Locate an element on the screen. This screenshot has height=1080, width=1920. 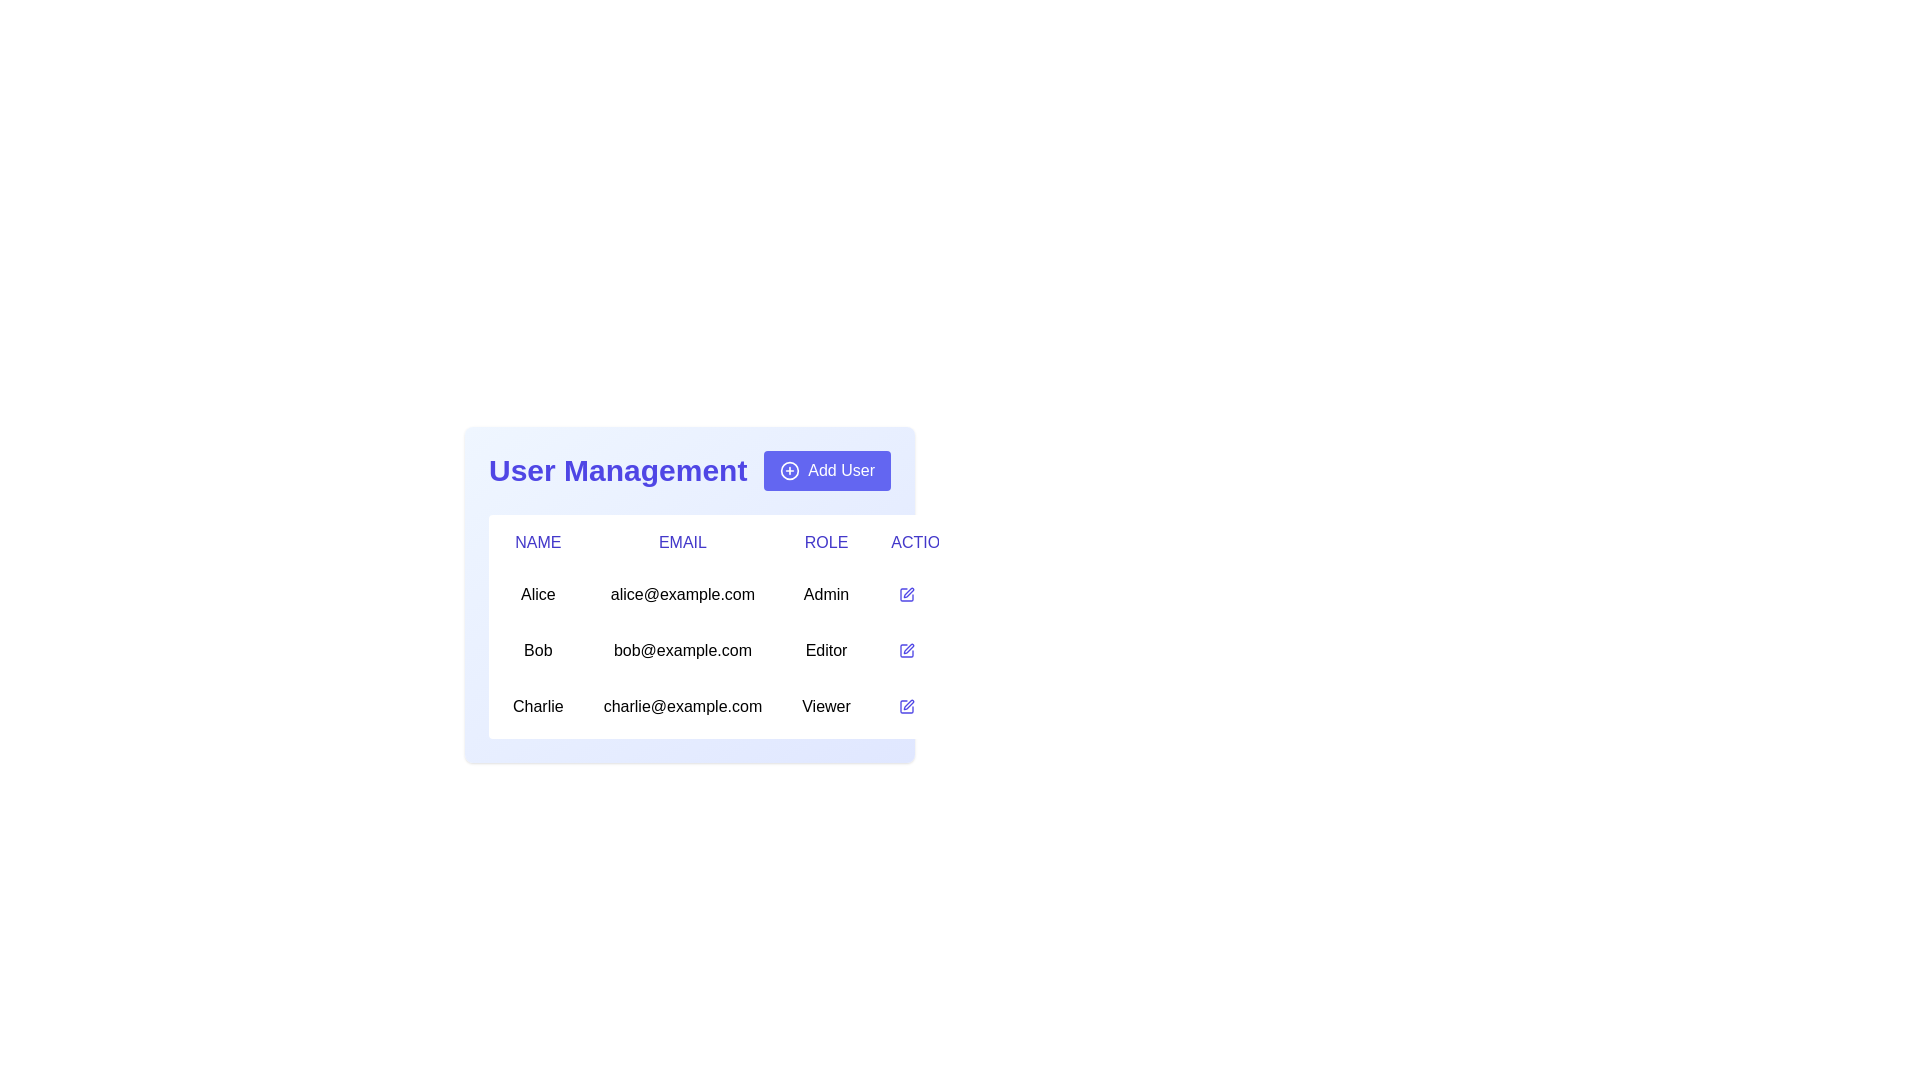
the blue pen icon for editing in the 'User Management' section, located in the 'Action' column of the first row corresponding to 'Alice' to initiate editing is located at coordinates (905, 593).